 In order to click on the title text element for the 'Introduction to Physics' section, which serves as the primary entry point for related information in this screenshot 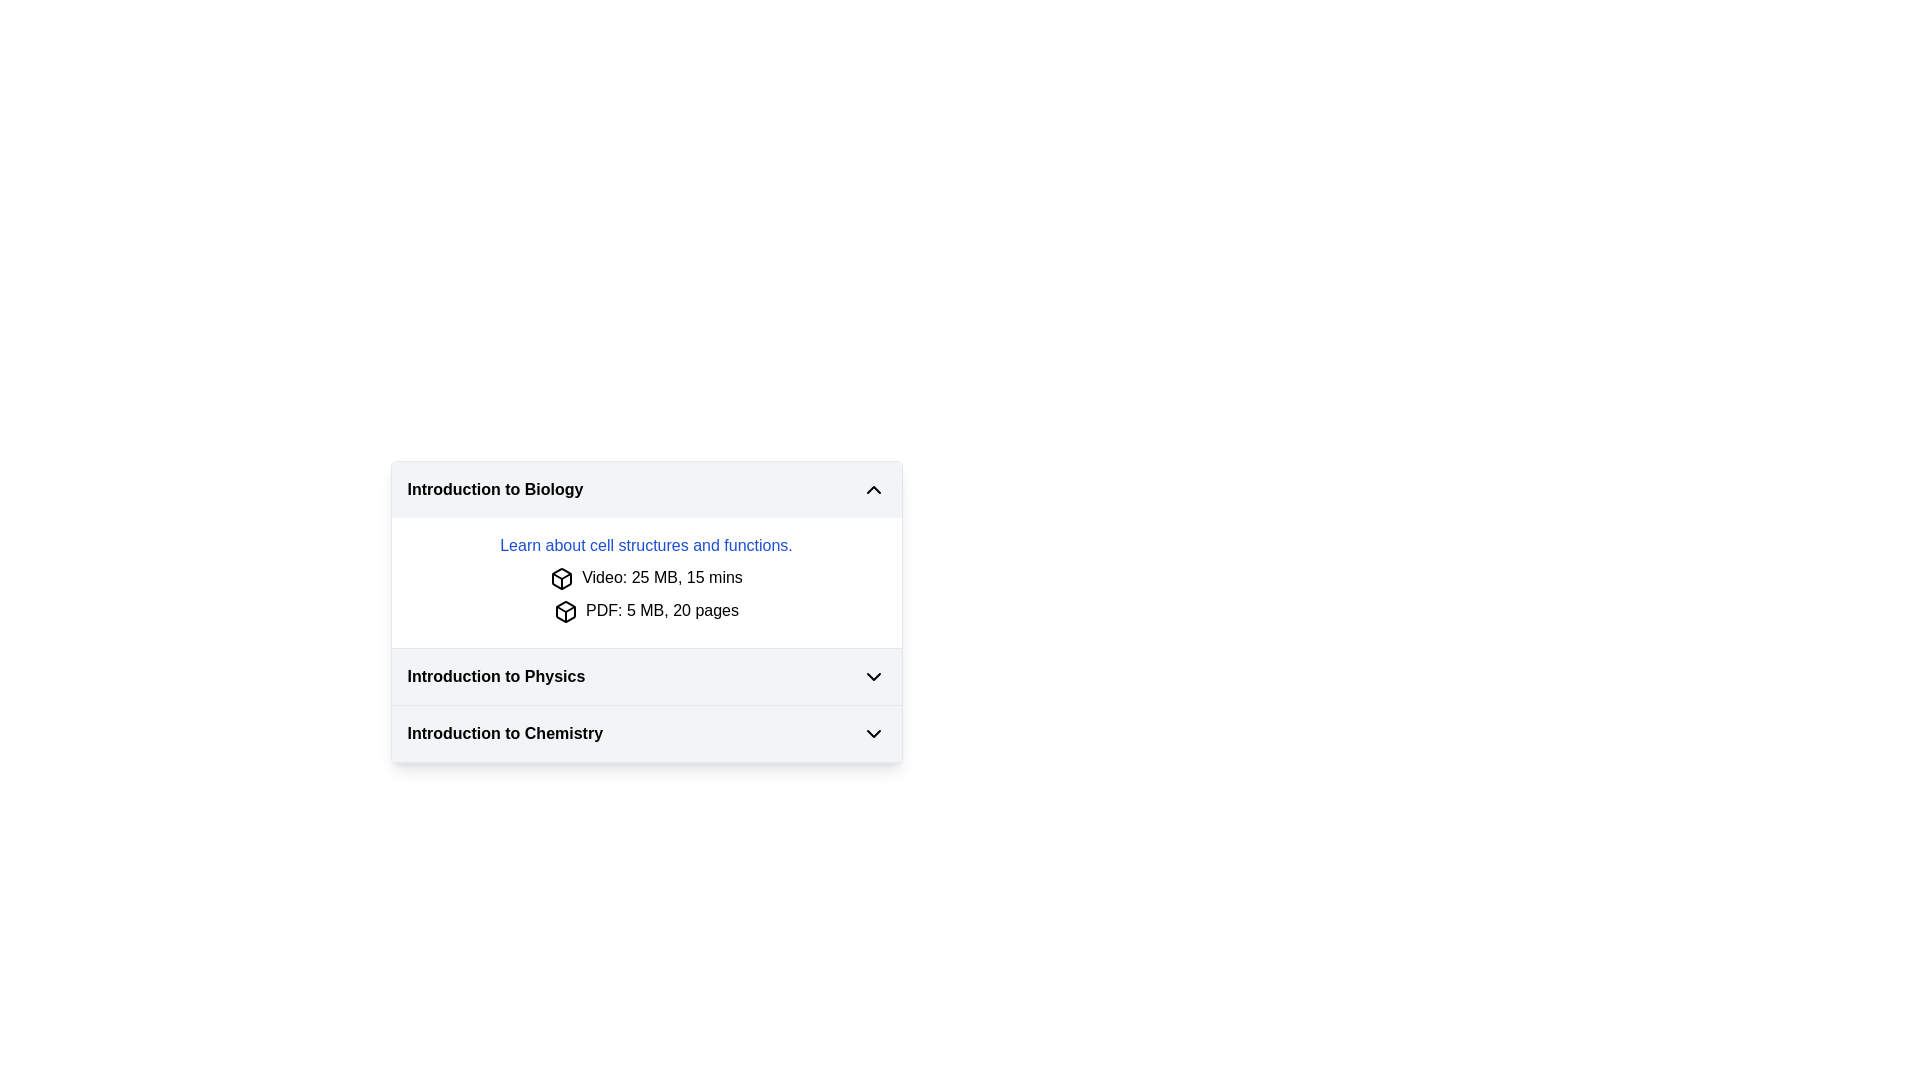, I will do `click(496, 675)`.